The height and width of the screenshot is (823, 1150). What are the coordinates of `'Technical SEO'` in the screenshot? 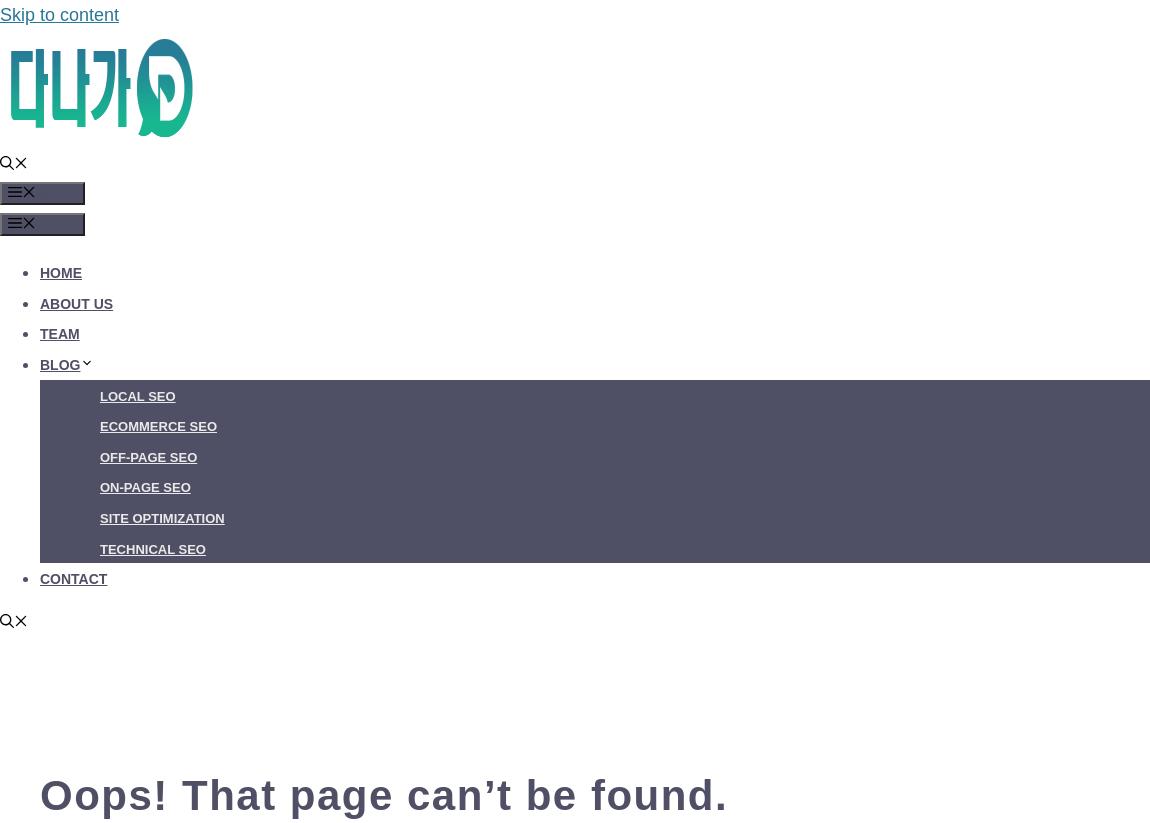 It's located at (151, 547).